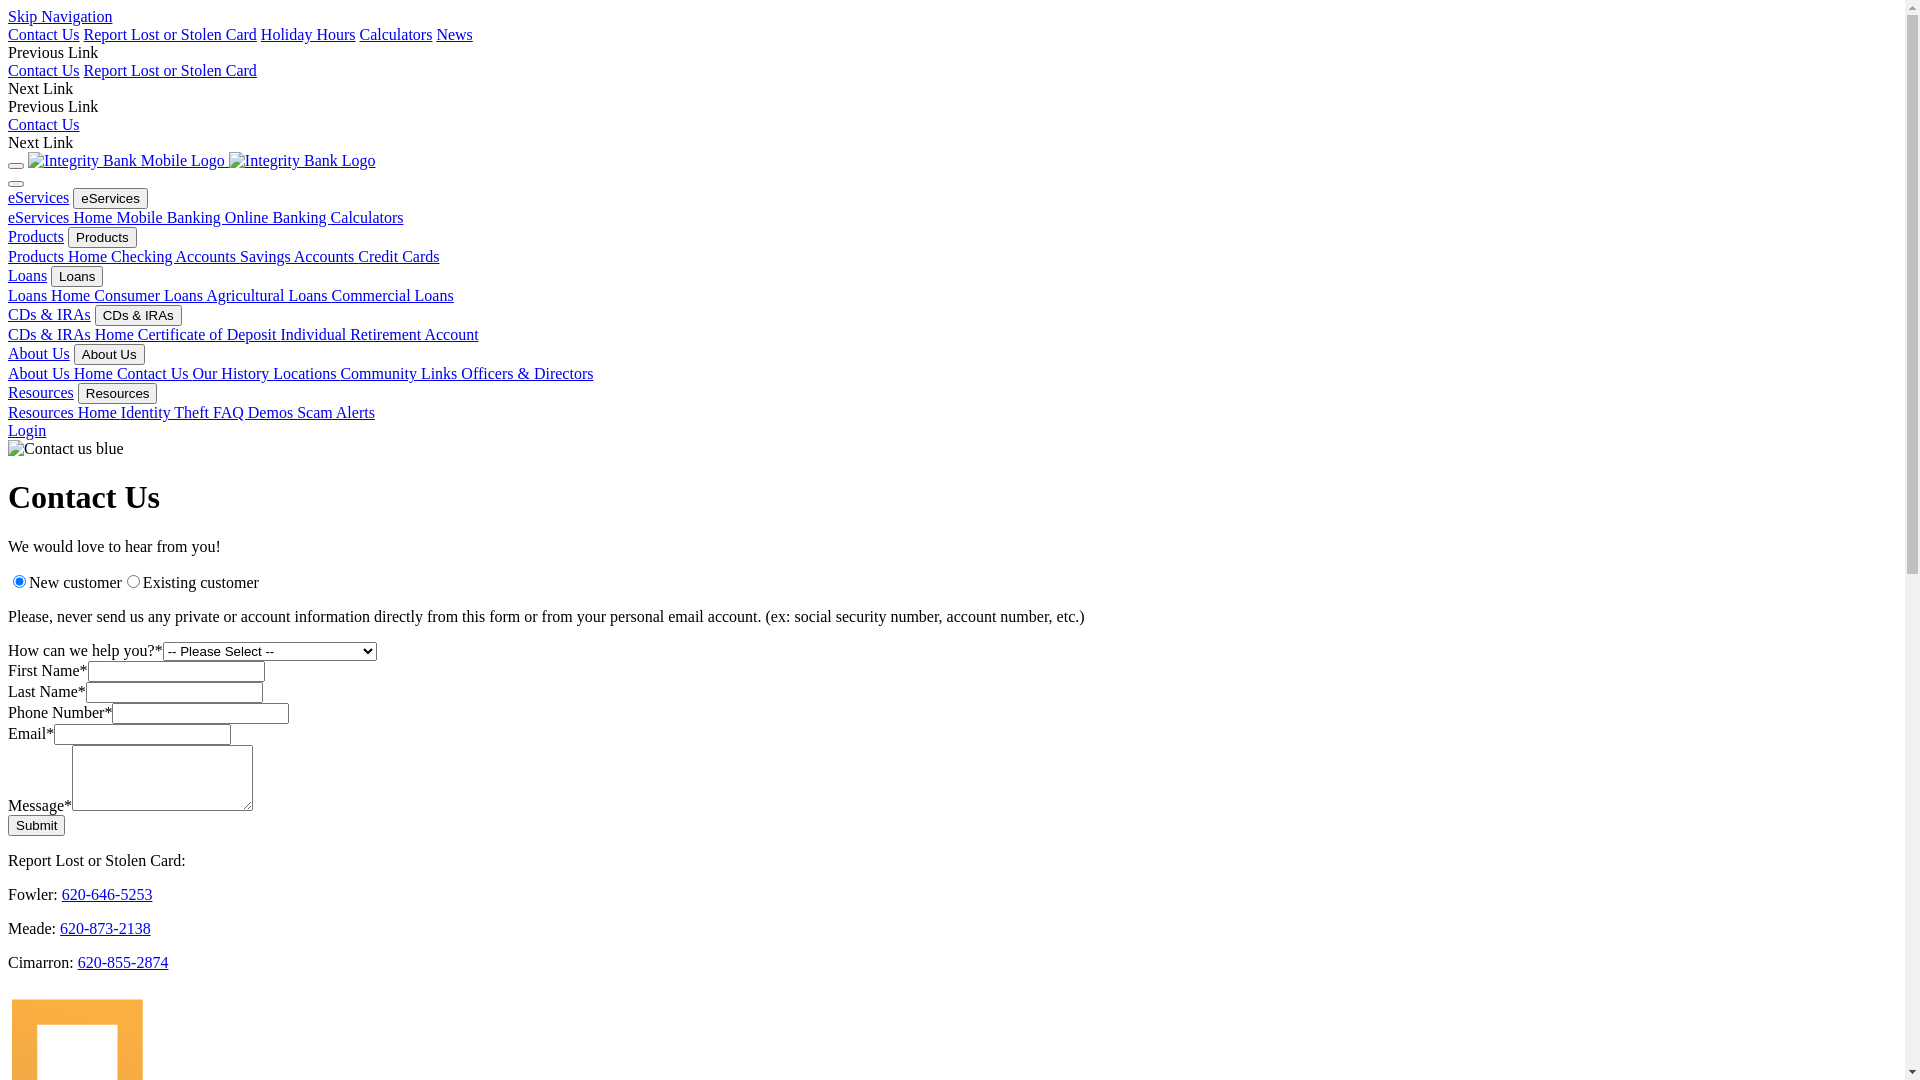 The width and height of the screenshot is (1920, 1080). Describe the element at coordinates (108, 353) in the screenshot. I see `'About Us'` at that location.